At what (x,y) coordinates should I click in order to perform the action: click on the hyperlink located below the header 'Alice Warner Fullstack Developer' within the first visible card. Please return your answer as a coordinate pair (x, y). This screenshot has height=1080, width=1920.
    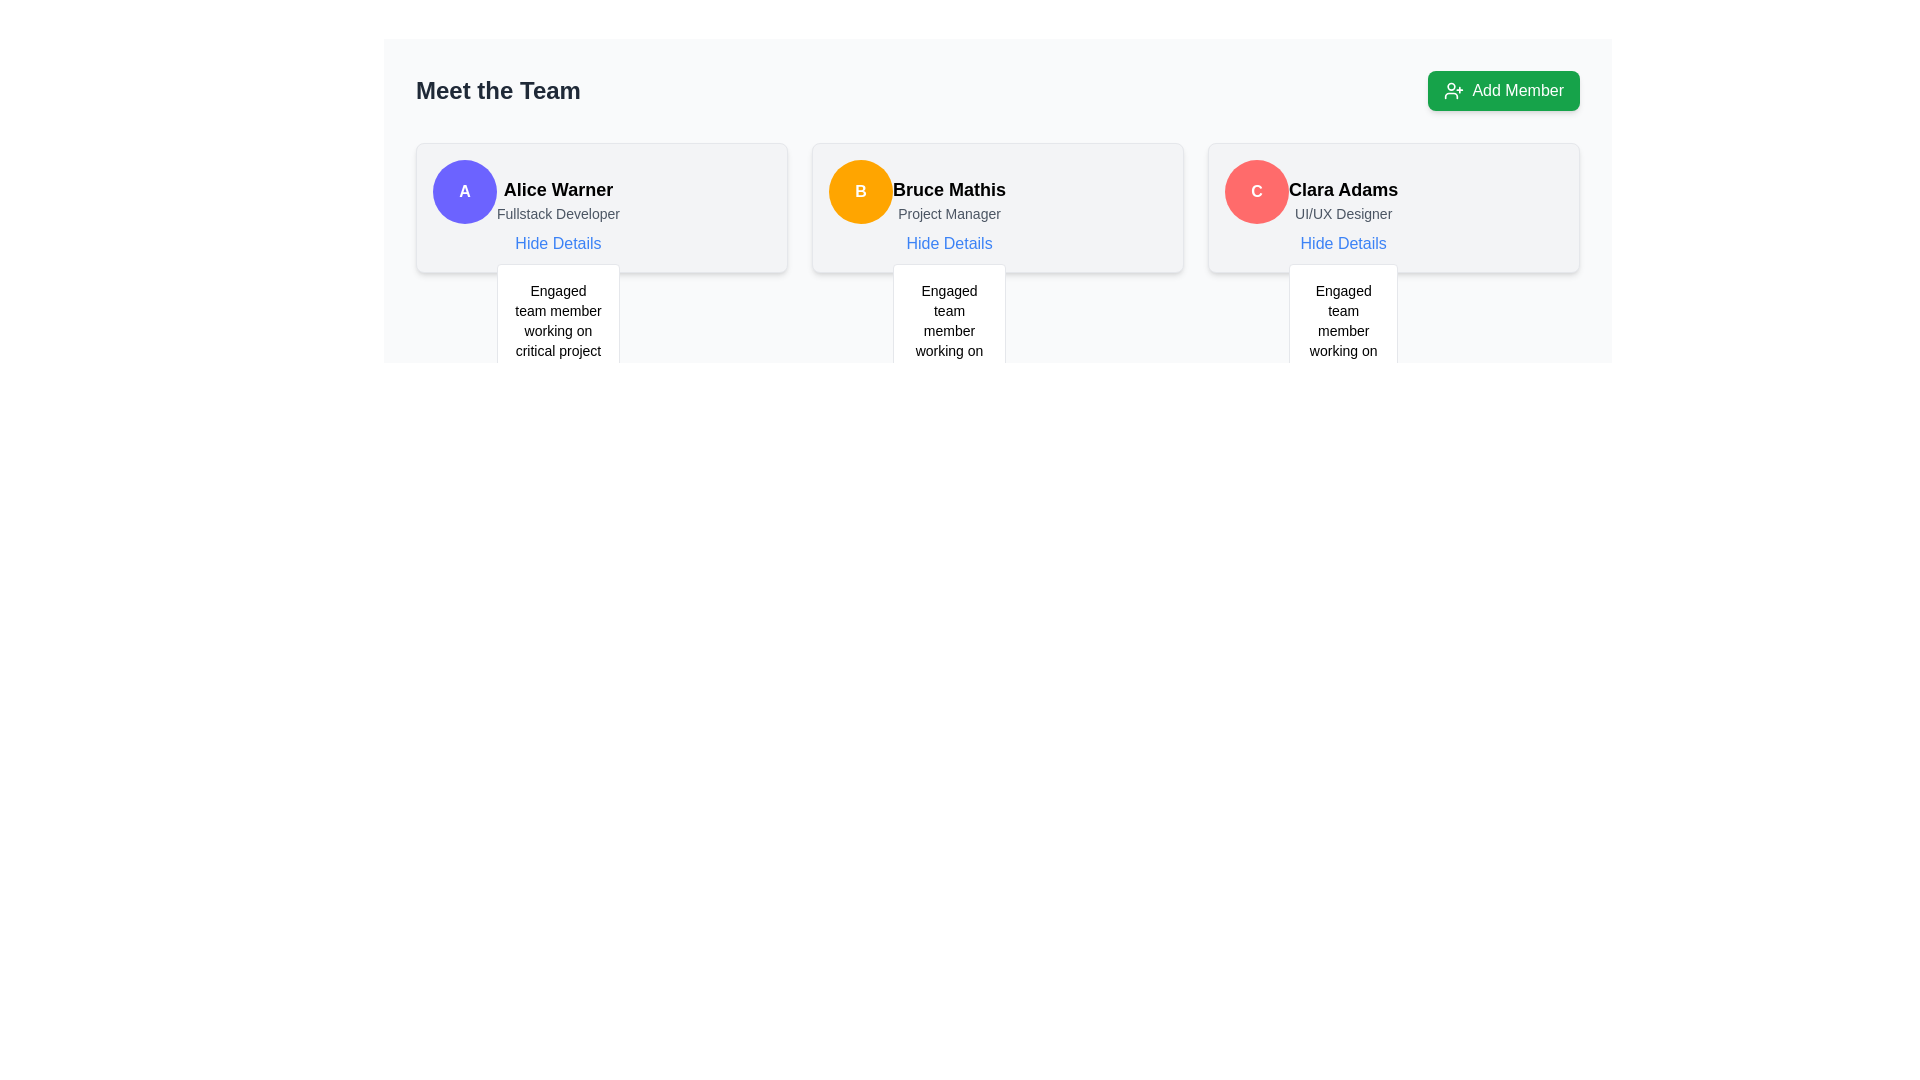
    Looking at the image, I should click on (558, 242).